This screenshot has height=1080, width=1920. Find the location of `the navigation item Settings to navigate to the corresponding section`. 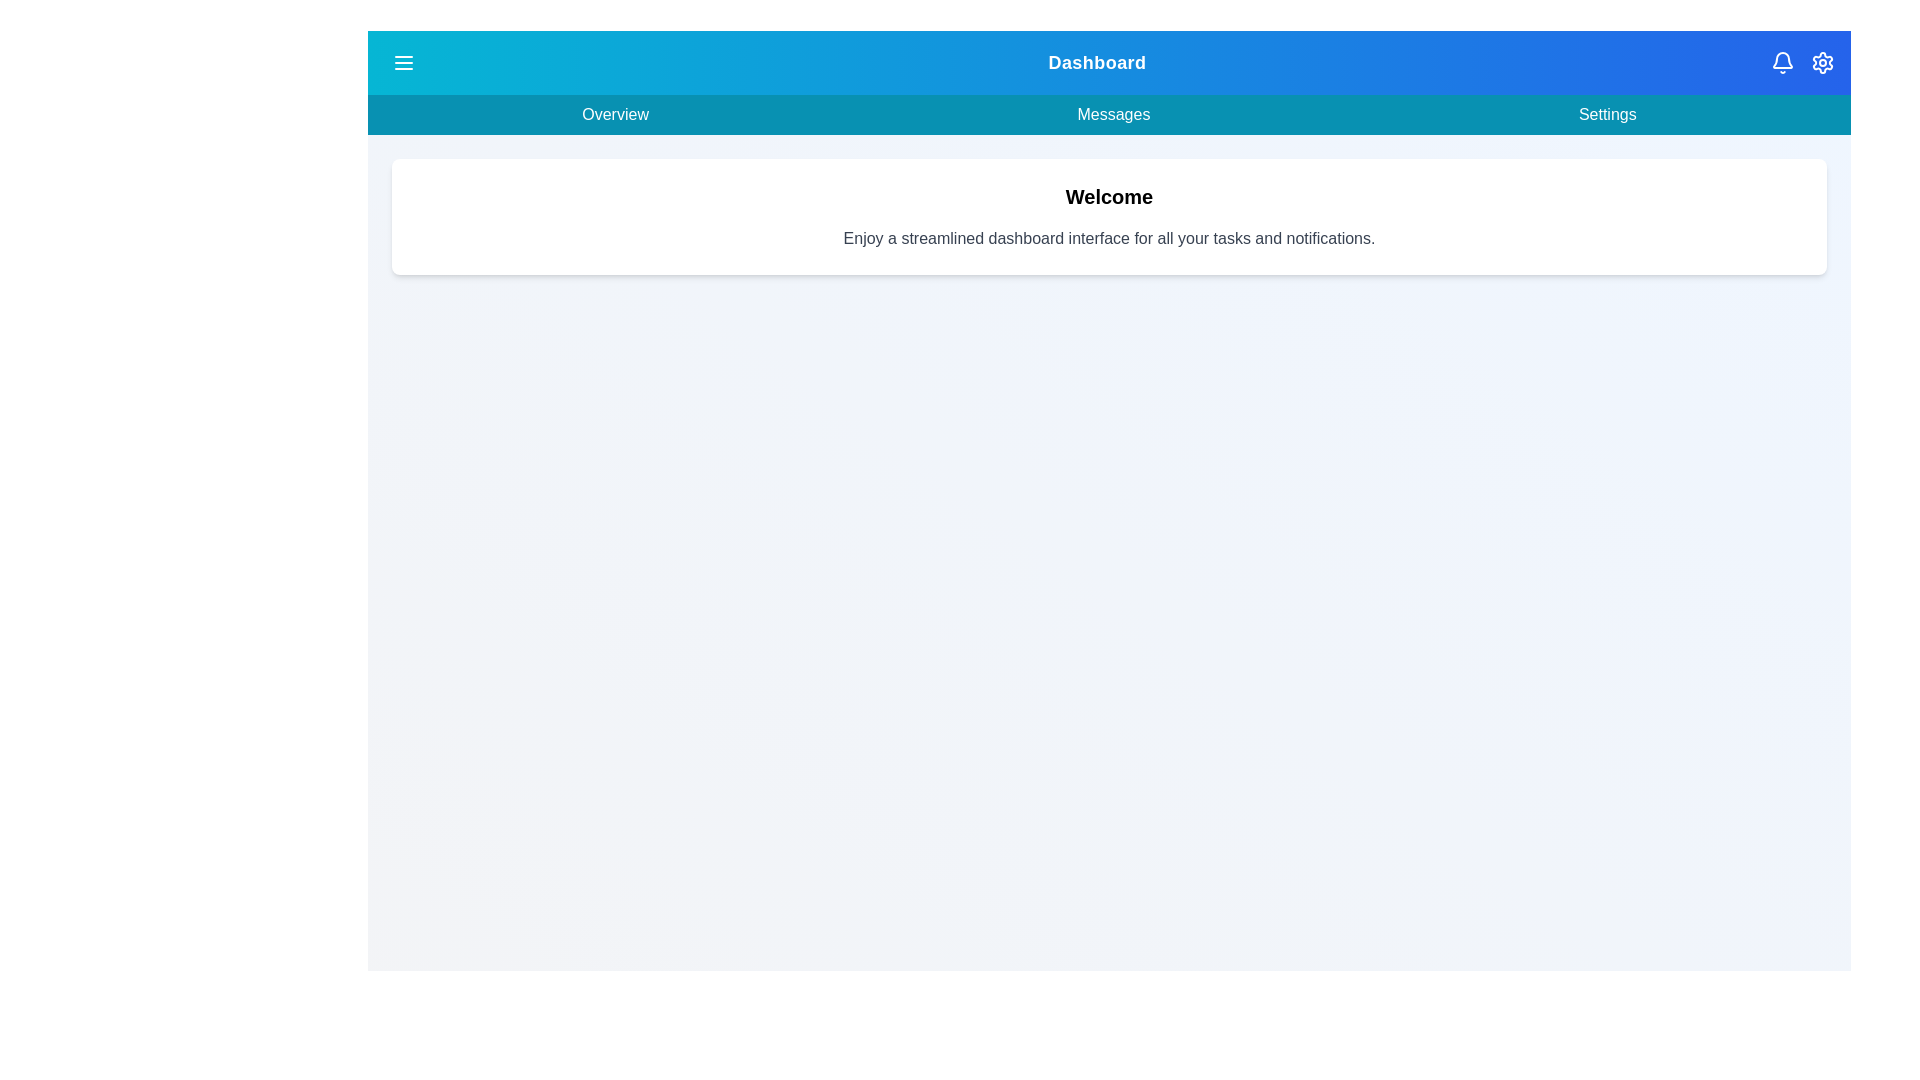

the navigation item Settings to navigate to the corresponding section is located at coordinates (1607, 115).